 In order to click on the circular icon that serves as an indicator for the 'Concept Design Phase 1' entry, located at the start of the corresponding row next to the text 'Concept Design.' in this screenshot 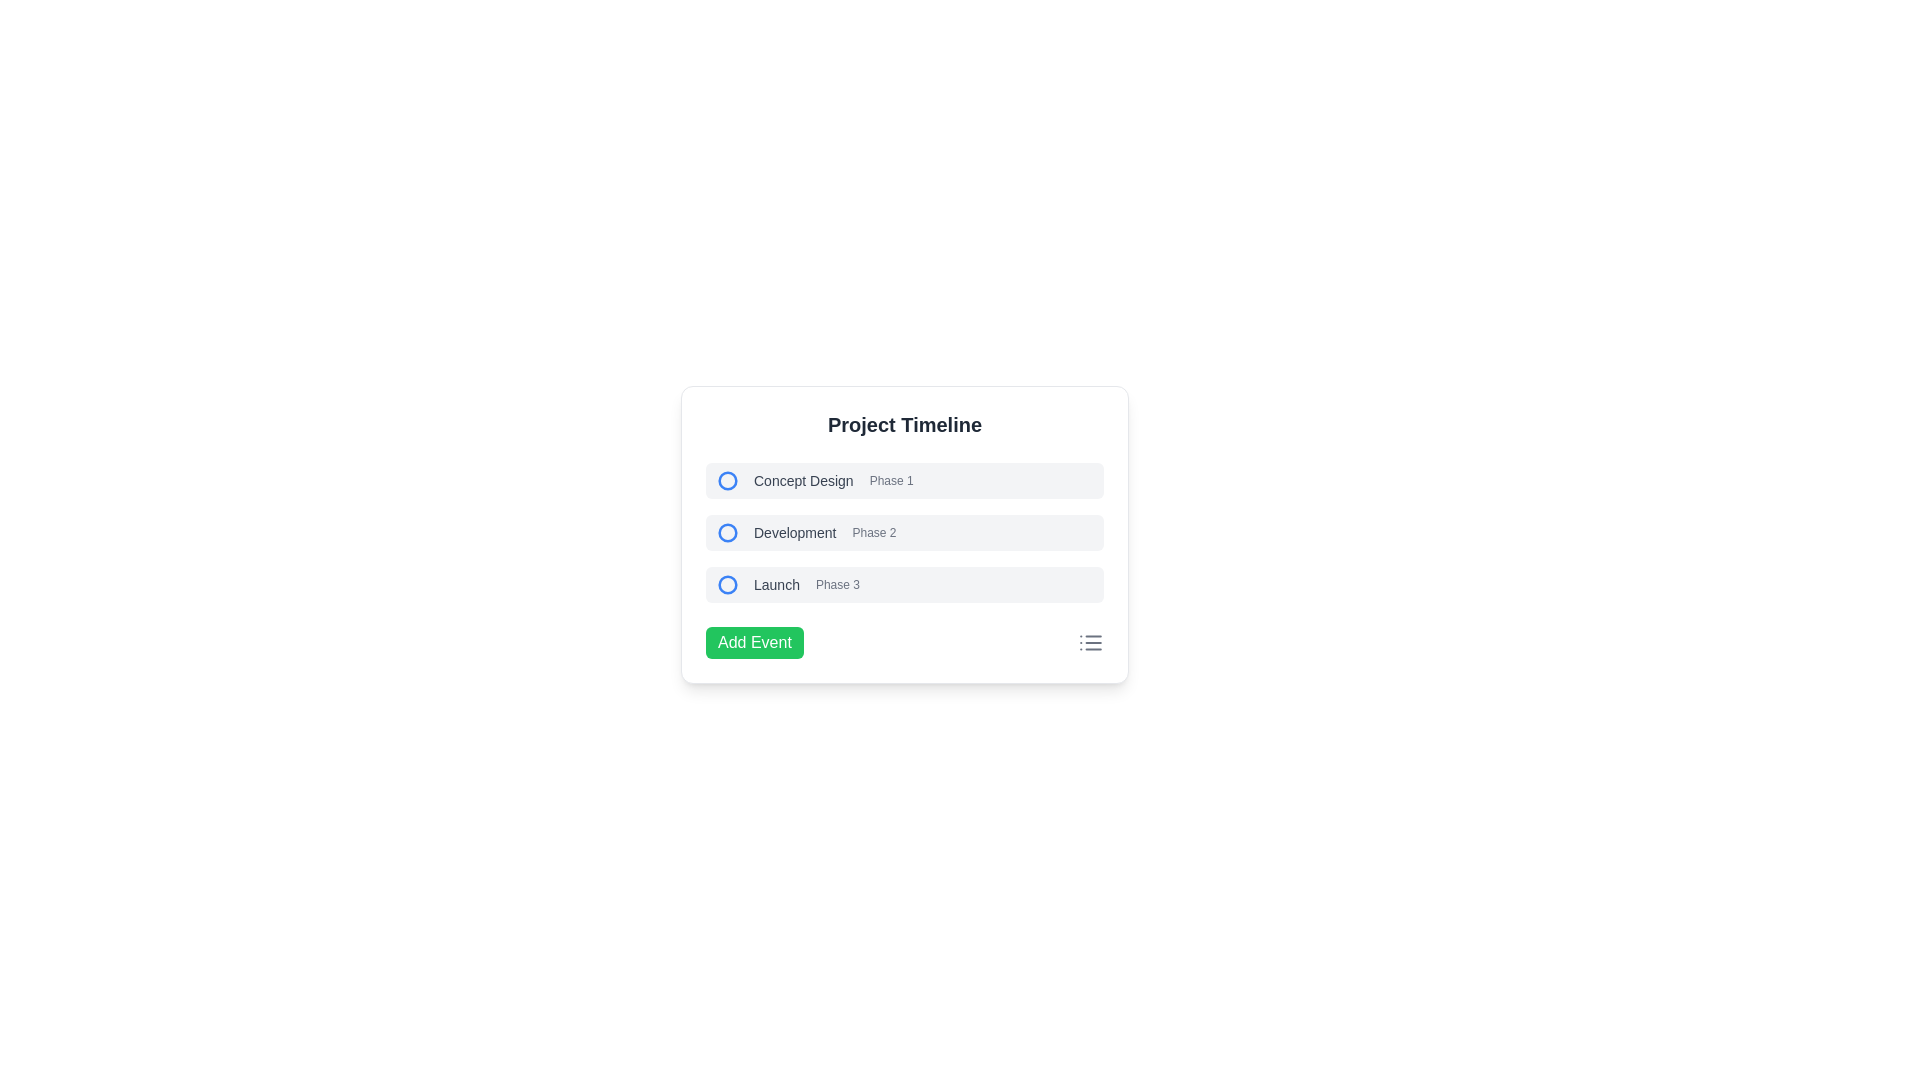, I will do `click(727, 481)`.